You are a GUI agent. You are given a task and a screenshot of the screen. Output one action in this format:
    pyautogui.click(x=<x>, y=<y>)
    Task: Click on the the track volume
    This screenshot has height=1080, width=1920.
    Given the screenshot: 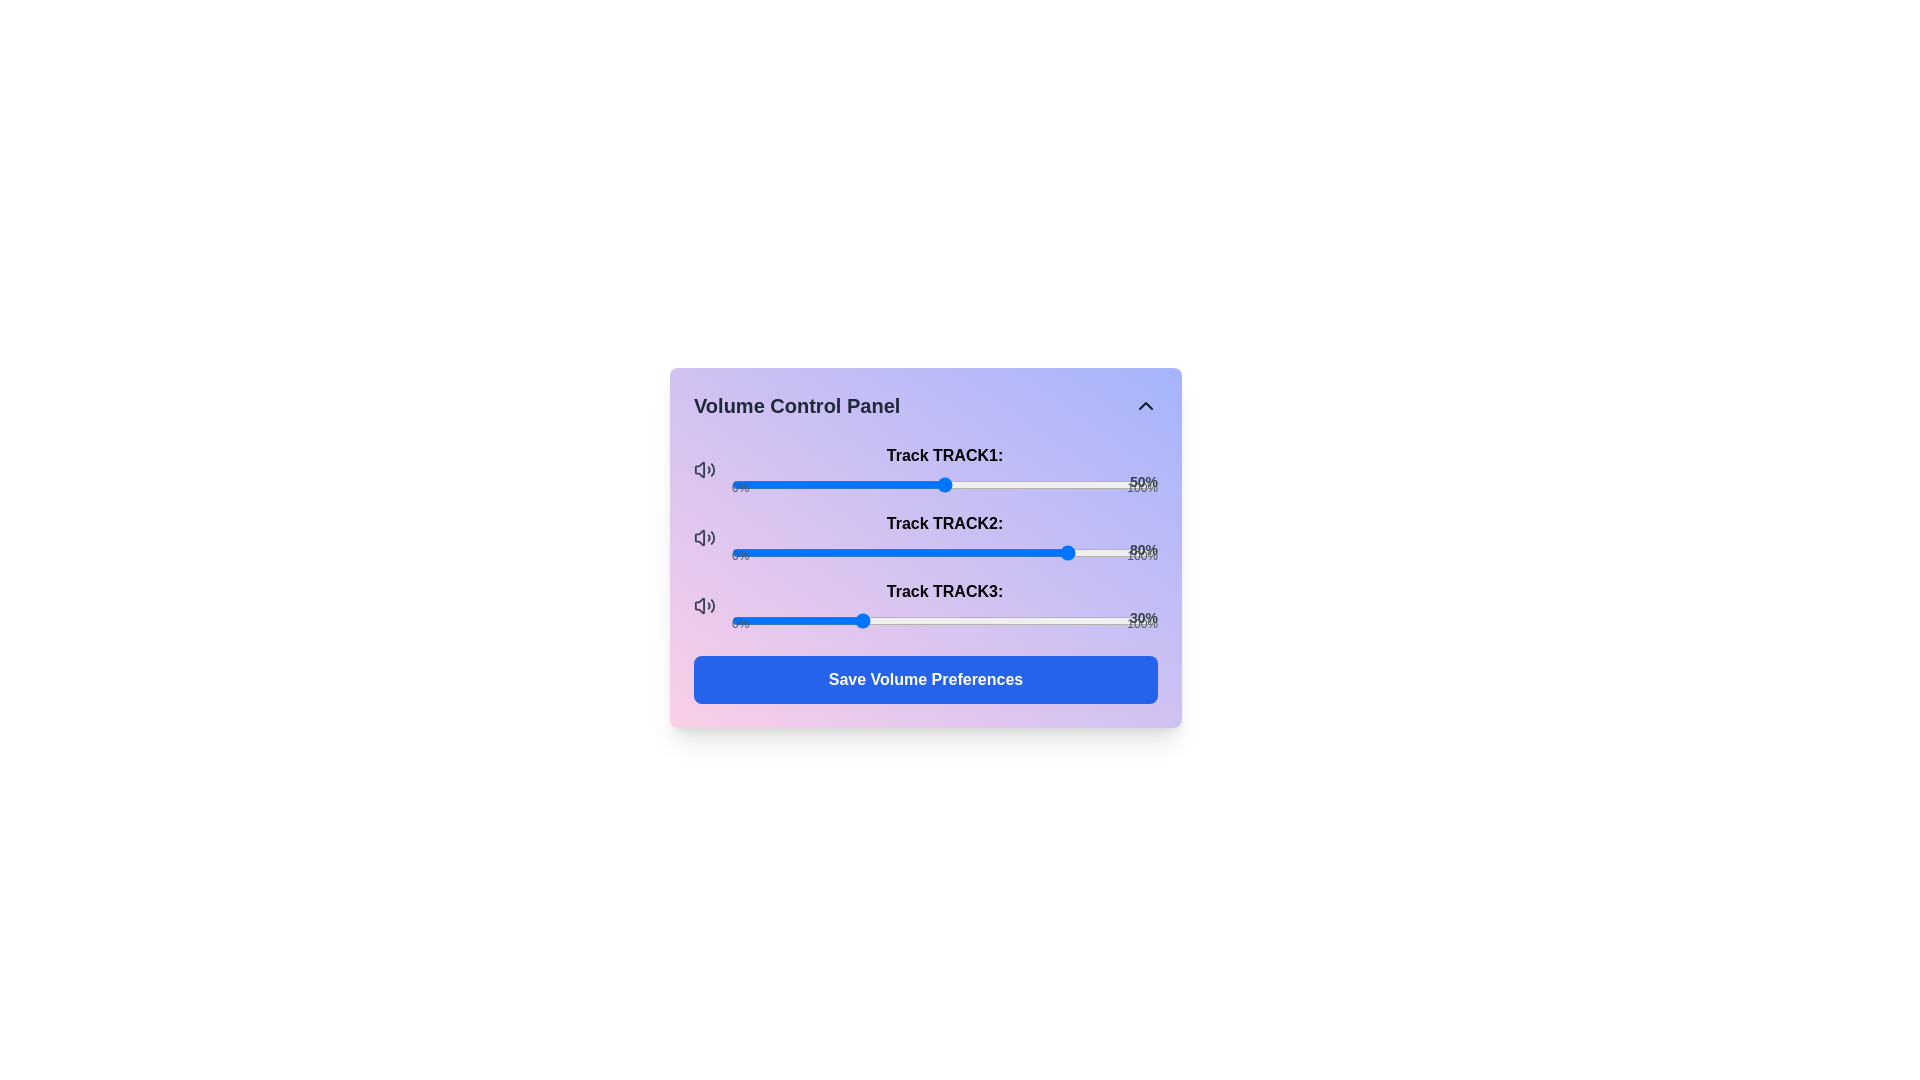 What is the action you would take?
    pyautogui.click(x=773, y=620)
    